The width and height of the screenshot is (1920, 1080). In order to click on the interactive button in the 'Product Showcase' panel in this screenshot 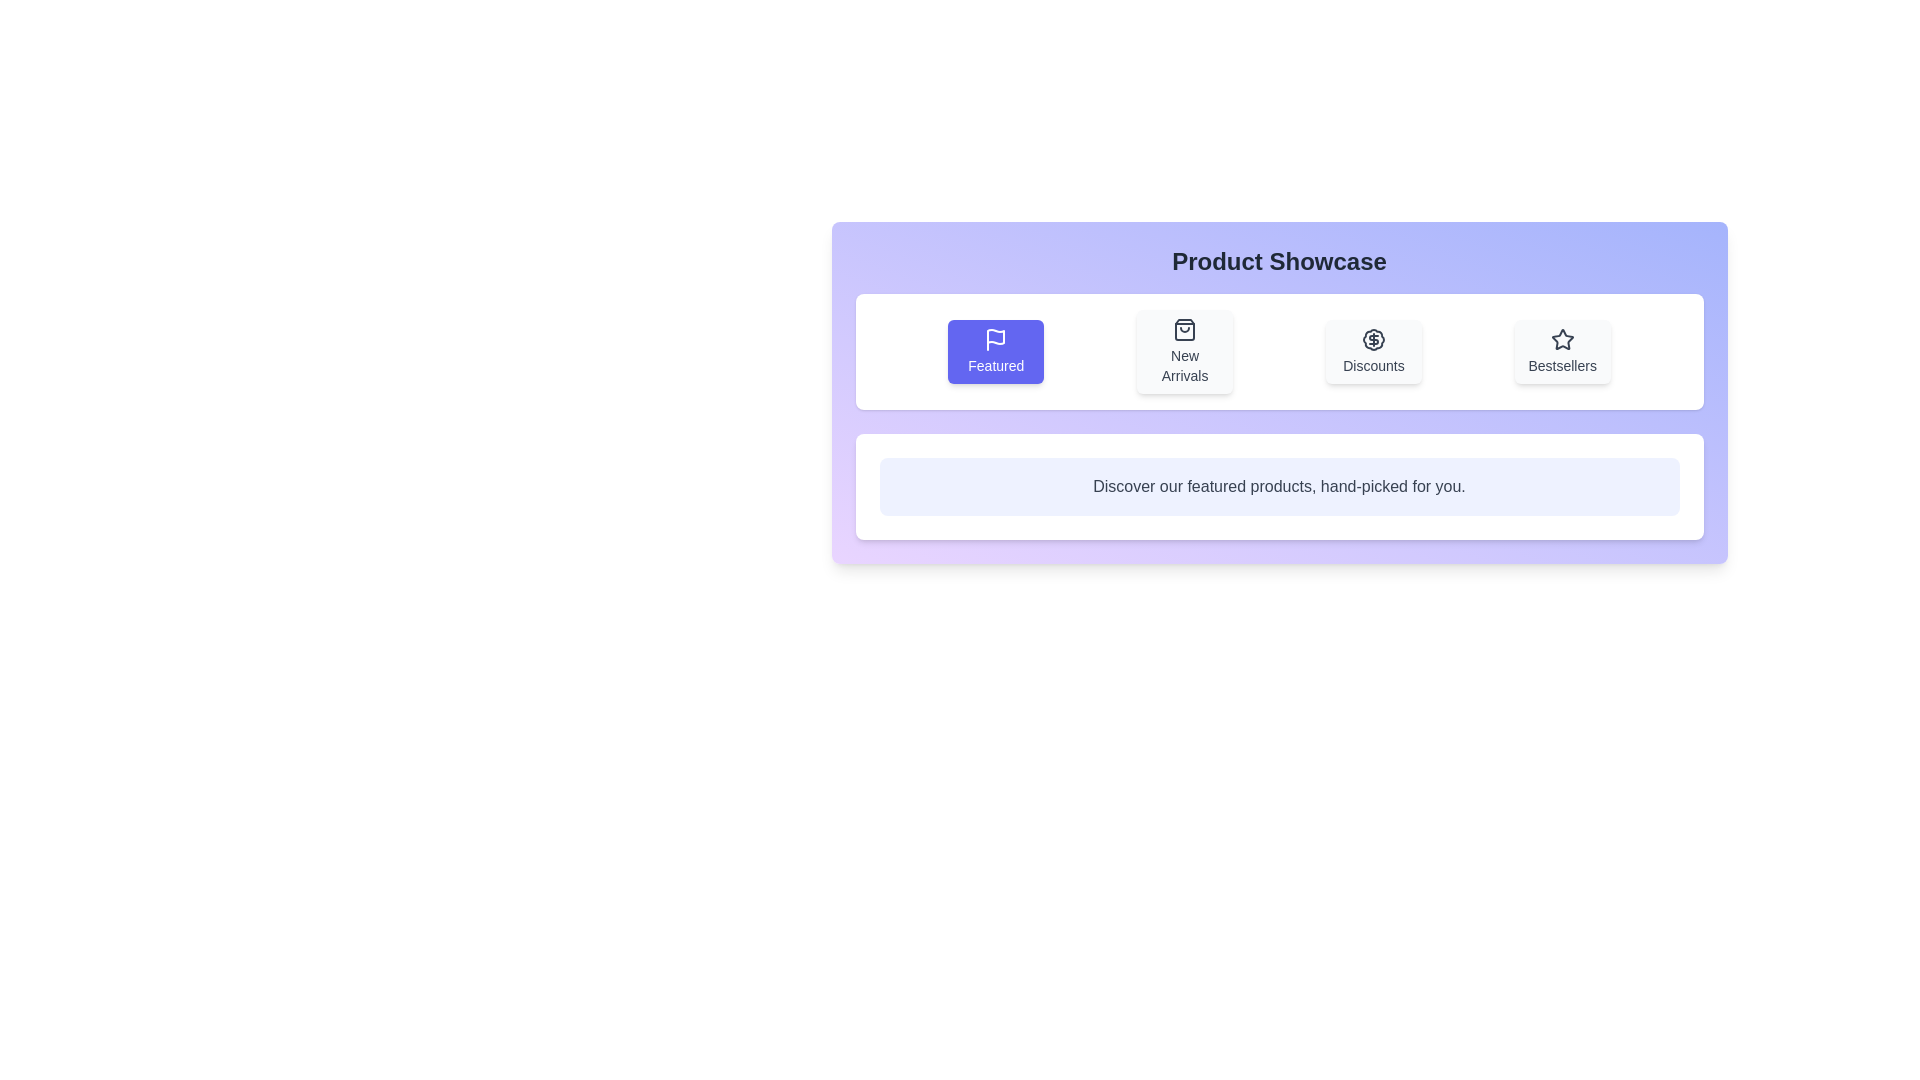, I will do `click(1371, 350)`.